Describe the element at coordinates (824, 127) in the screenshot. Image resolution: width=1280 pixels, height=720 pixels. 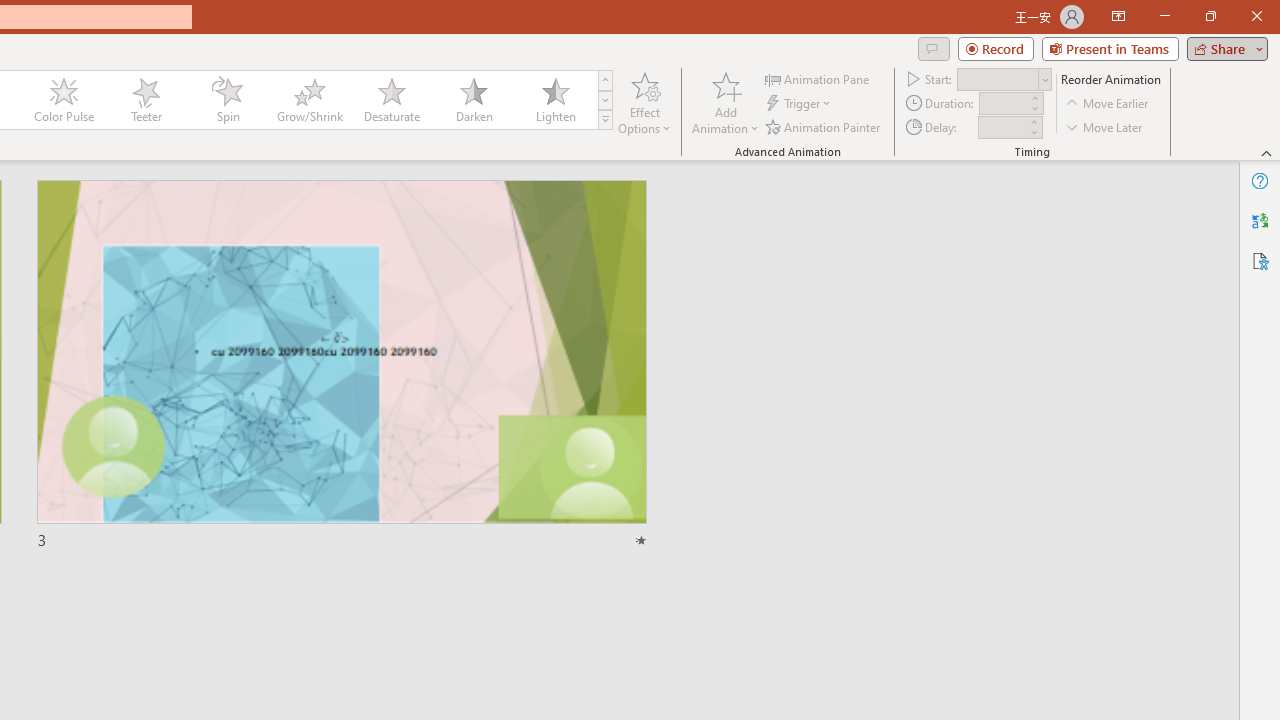
I see `'Animation Painter'` at that location.